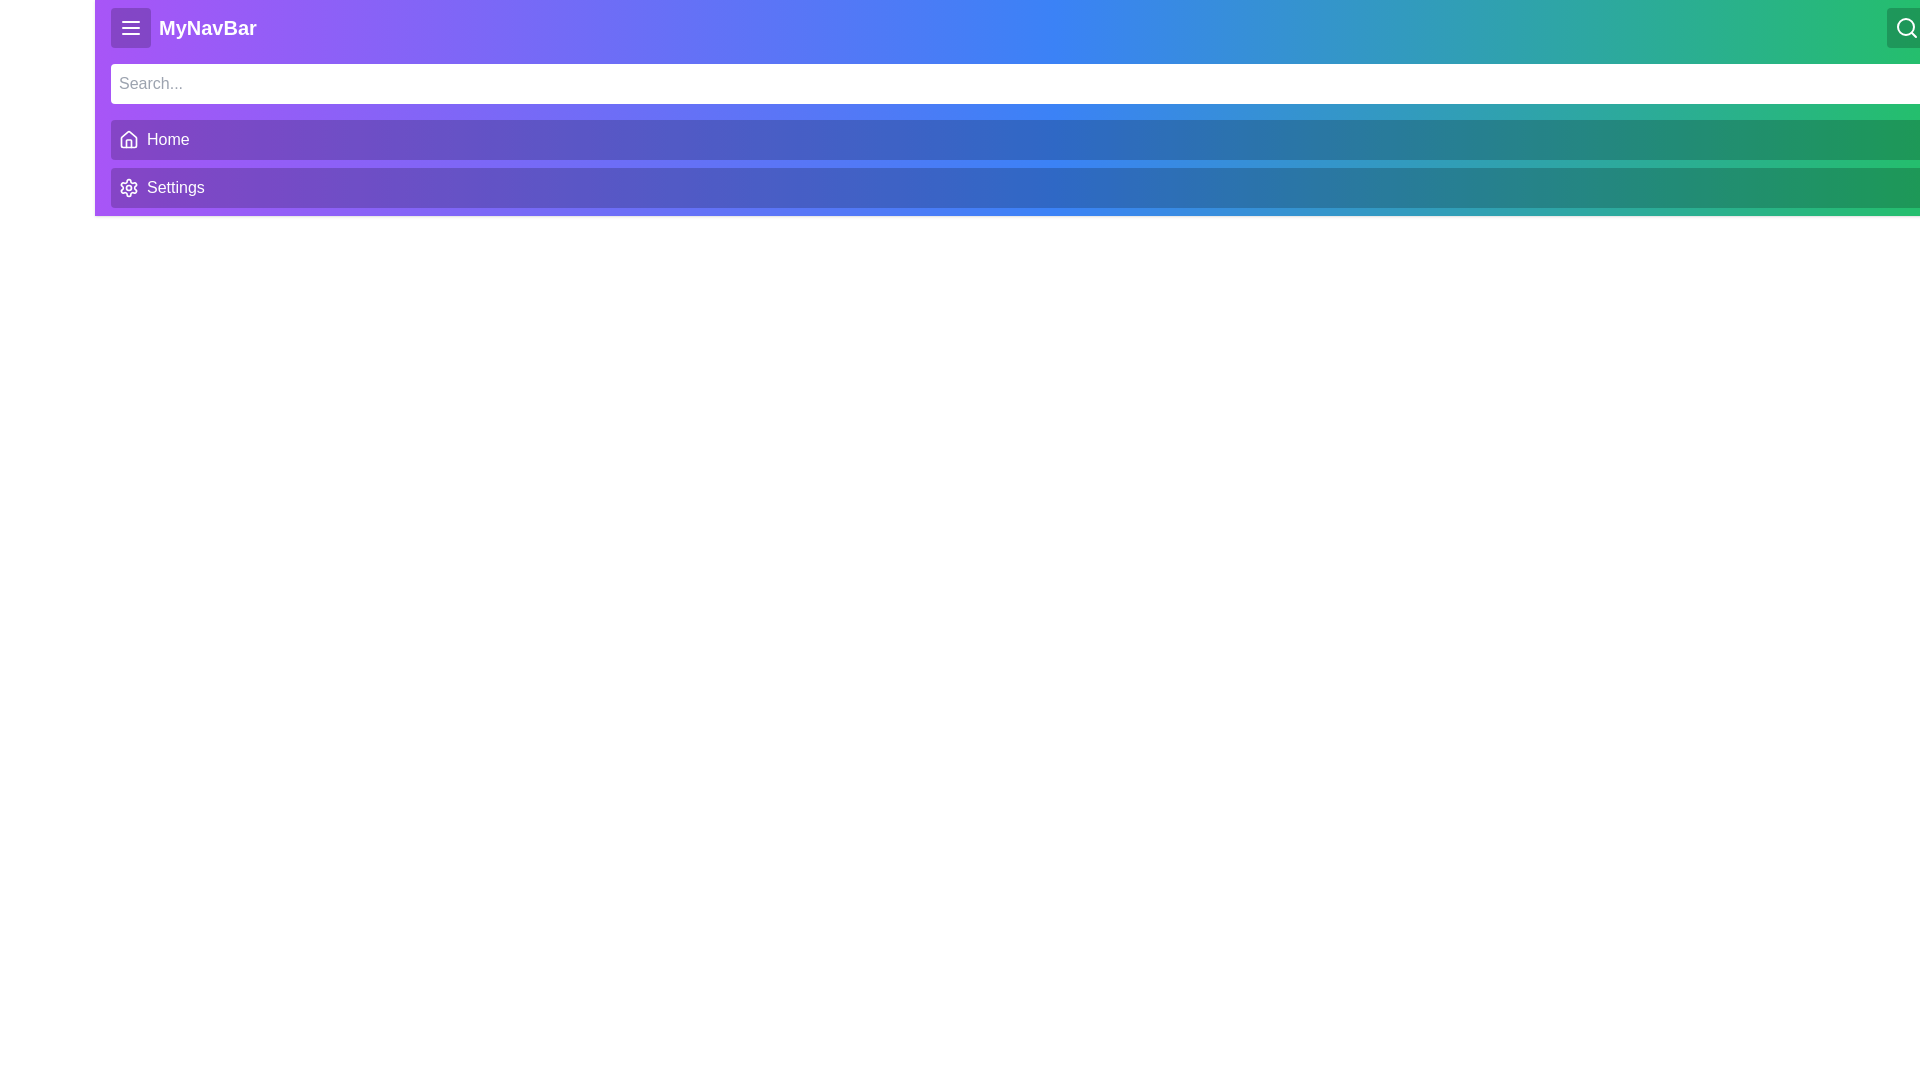 The height and width of the screenshot is (1080, 1920). Describe the element at coordinates (128, 188) in the screenshot. I see `the settings icon resembling a cogwheel with a central circle, located in the sidebar menu below the 'Home' item` at that location.